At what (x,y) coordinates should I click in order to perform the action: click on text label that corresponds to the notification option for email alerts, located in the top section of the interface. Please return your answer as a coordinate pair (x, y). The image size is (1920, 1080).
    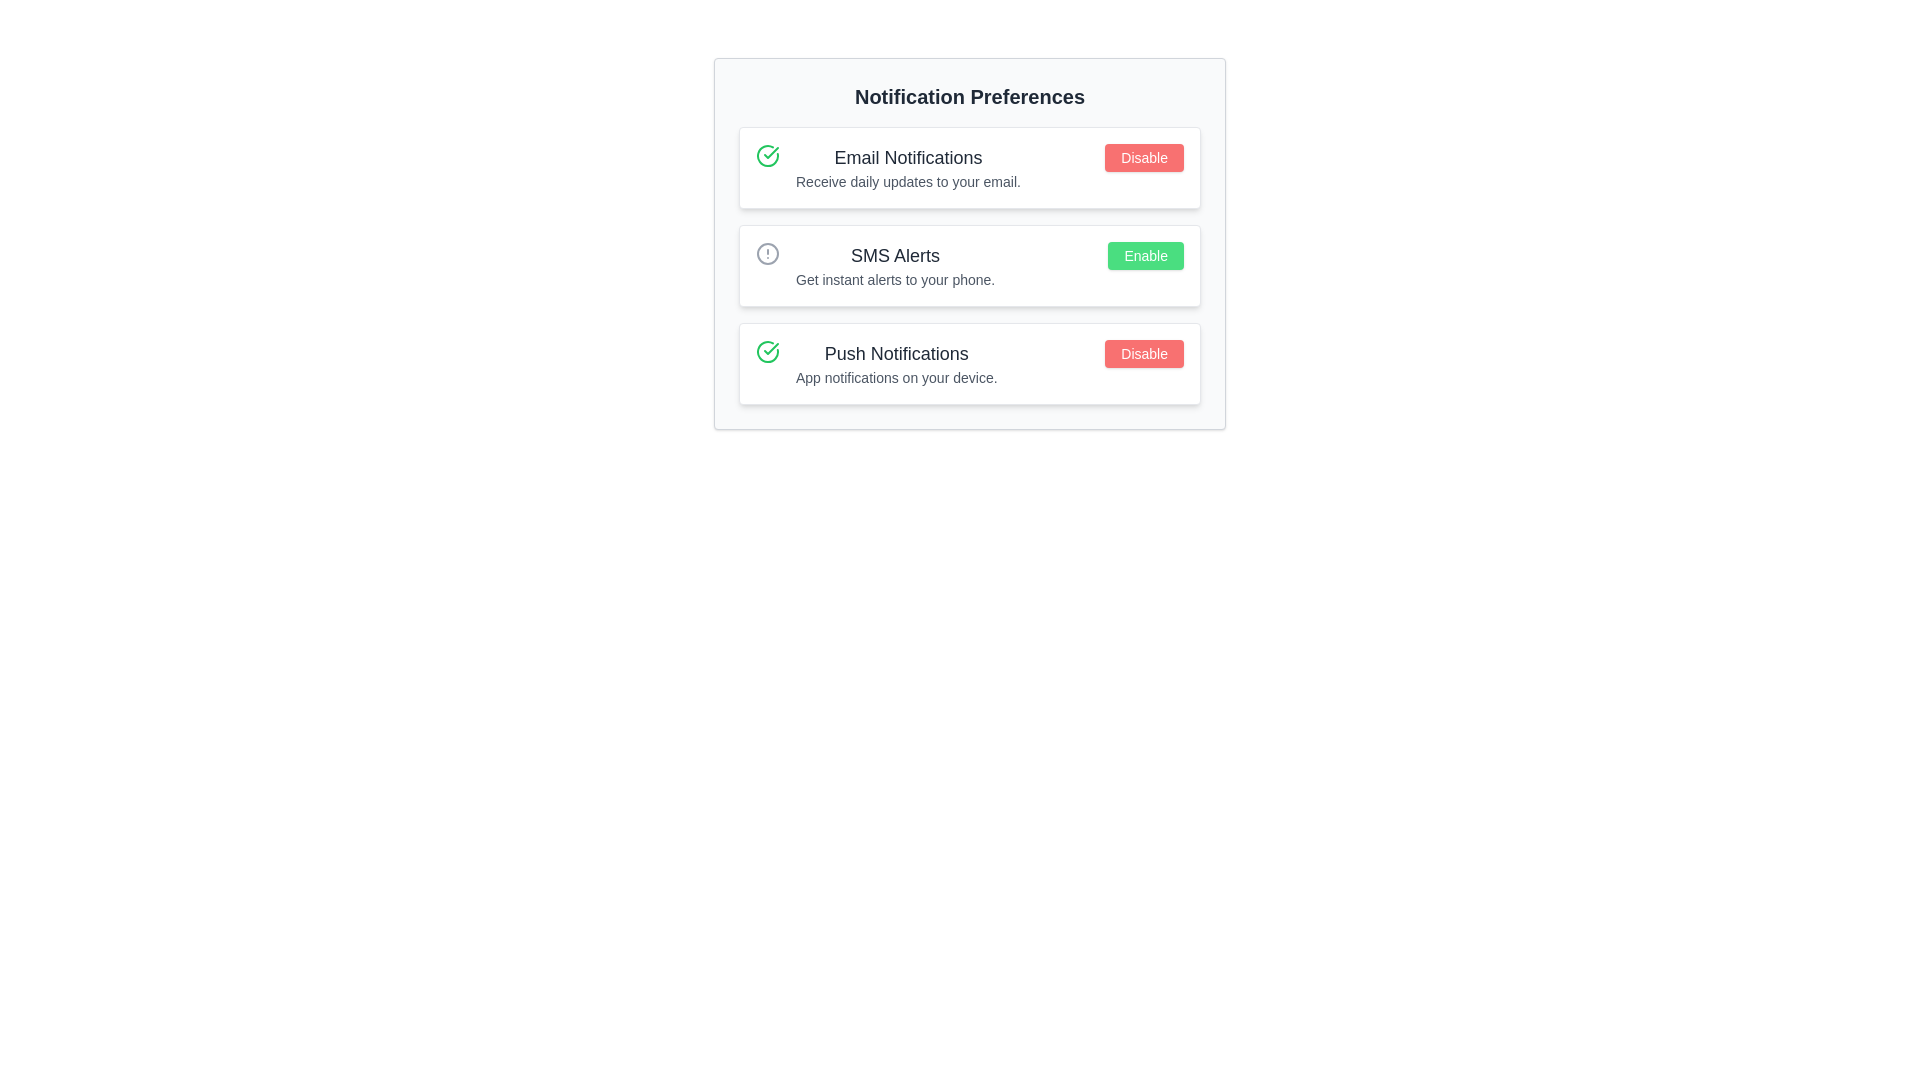
    Looking at the image, I should click on (907, 157).